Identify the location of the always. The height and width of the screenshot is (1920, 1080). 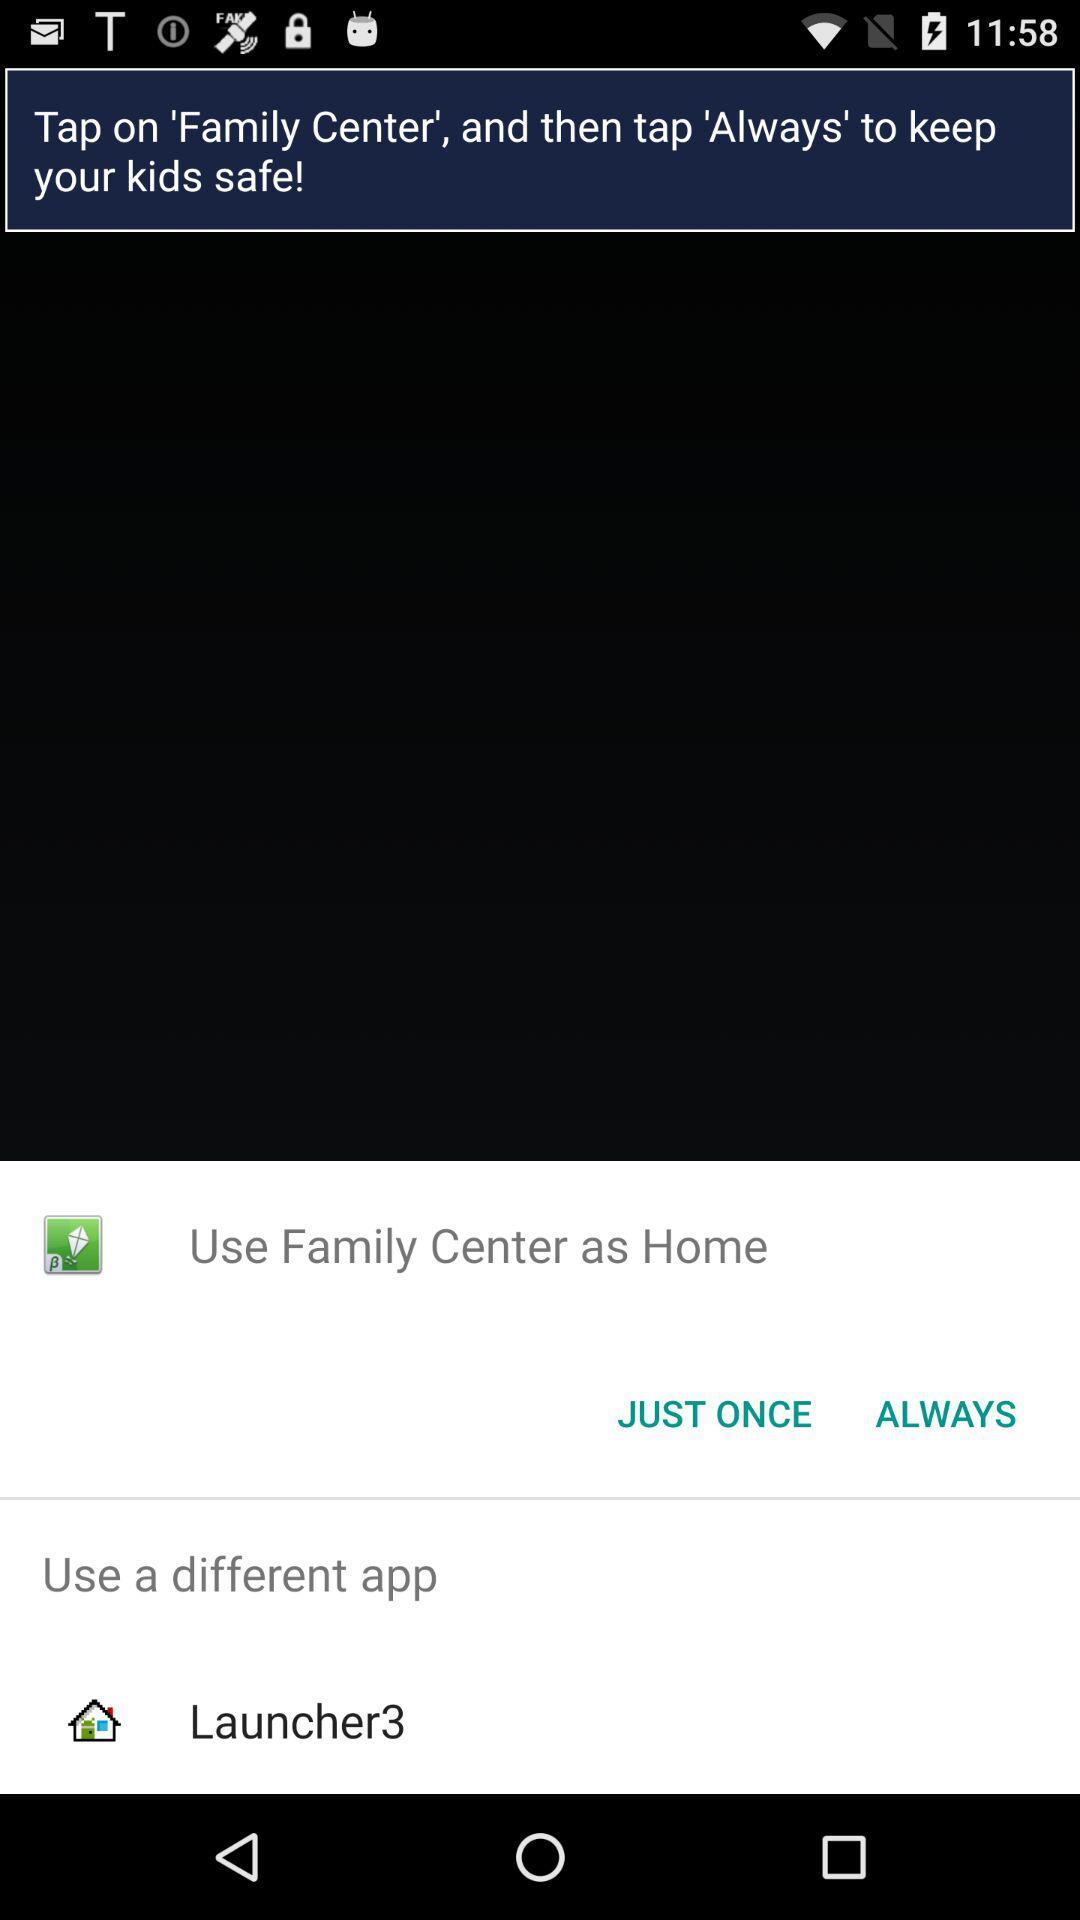
(945, 1411).